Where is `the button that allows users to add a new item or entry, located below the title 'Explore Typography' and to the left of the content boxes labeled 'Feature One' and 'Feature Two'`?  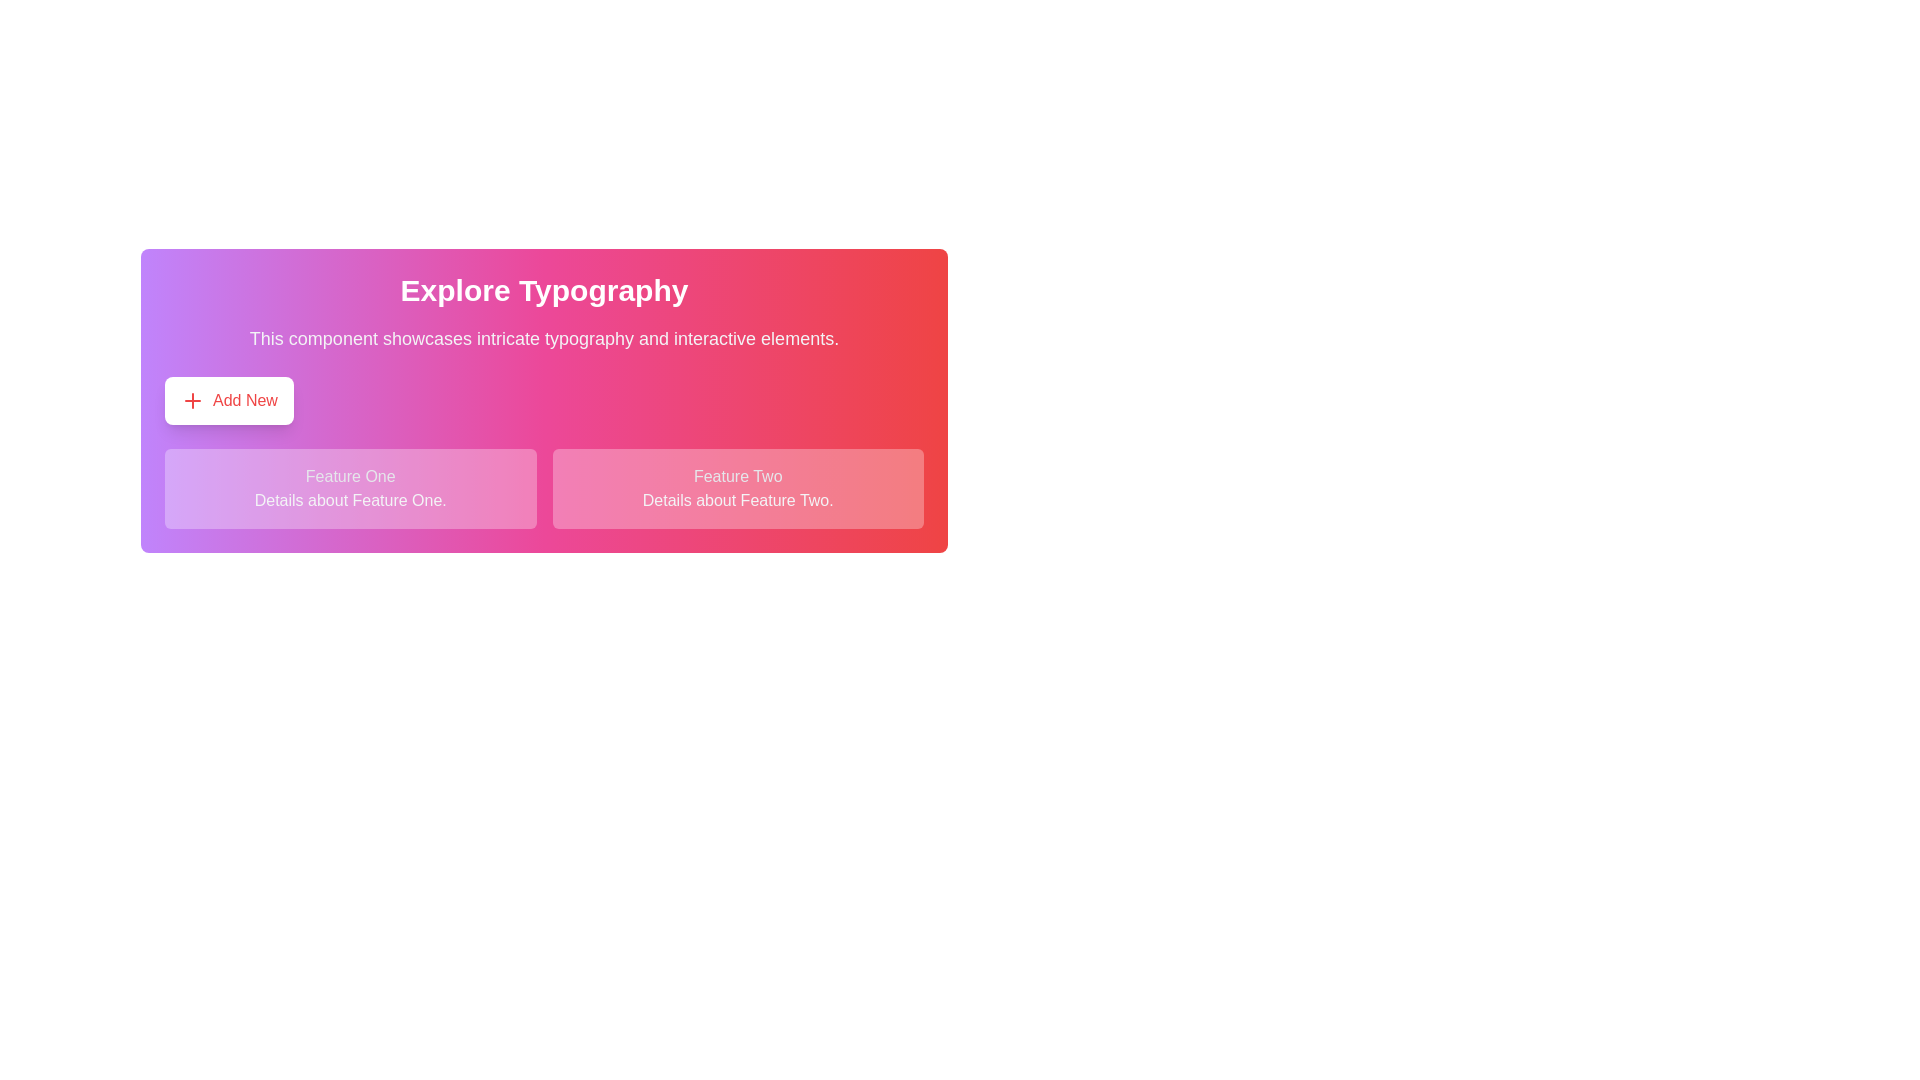
the button that allows users to add a new item or entry, located below the title 'Explore Typography' and to the left of the content boxes labeled 'Feature One' and 'Feature Two' is located at coordinates (229, 401).